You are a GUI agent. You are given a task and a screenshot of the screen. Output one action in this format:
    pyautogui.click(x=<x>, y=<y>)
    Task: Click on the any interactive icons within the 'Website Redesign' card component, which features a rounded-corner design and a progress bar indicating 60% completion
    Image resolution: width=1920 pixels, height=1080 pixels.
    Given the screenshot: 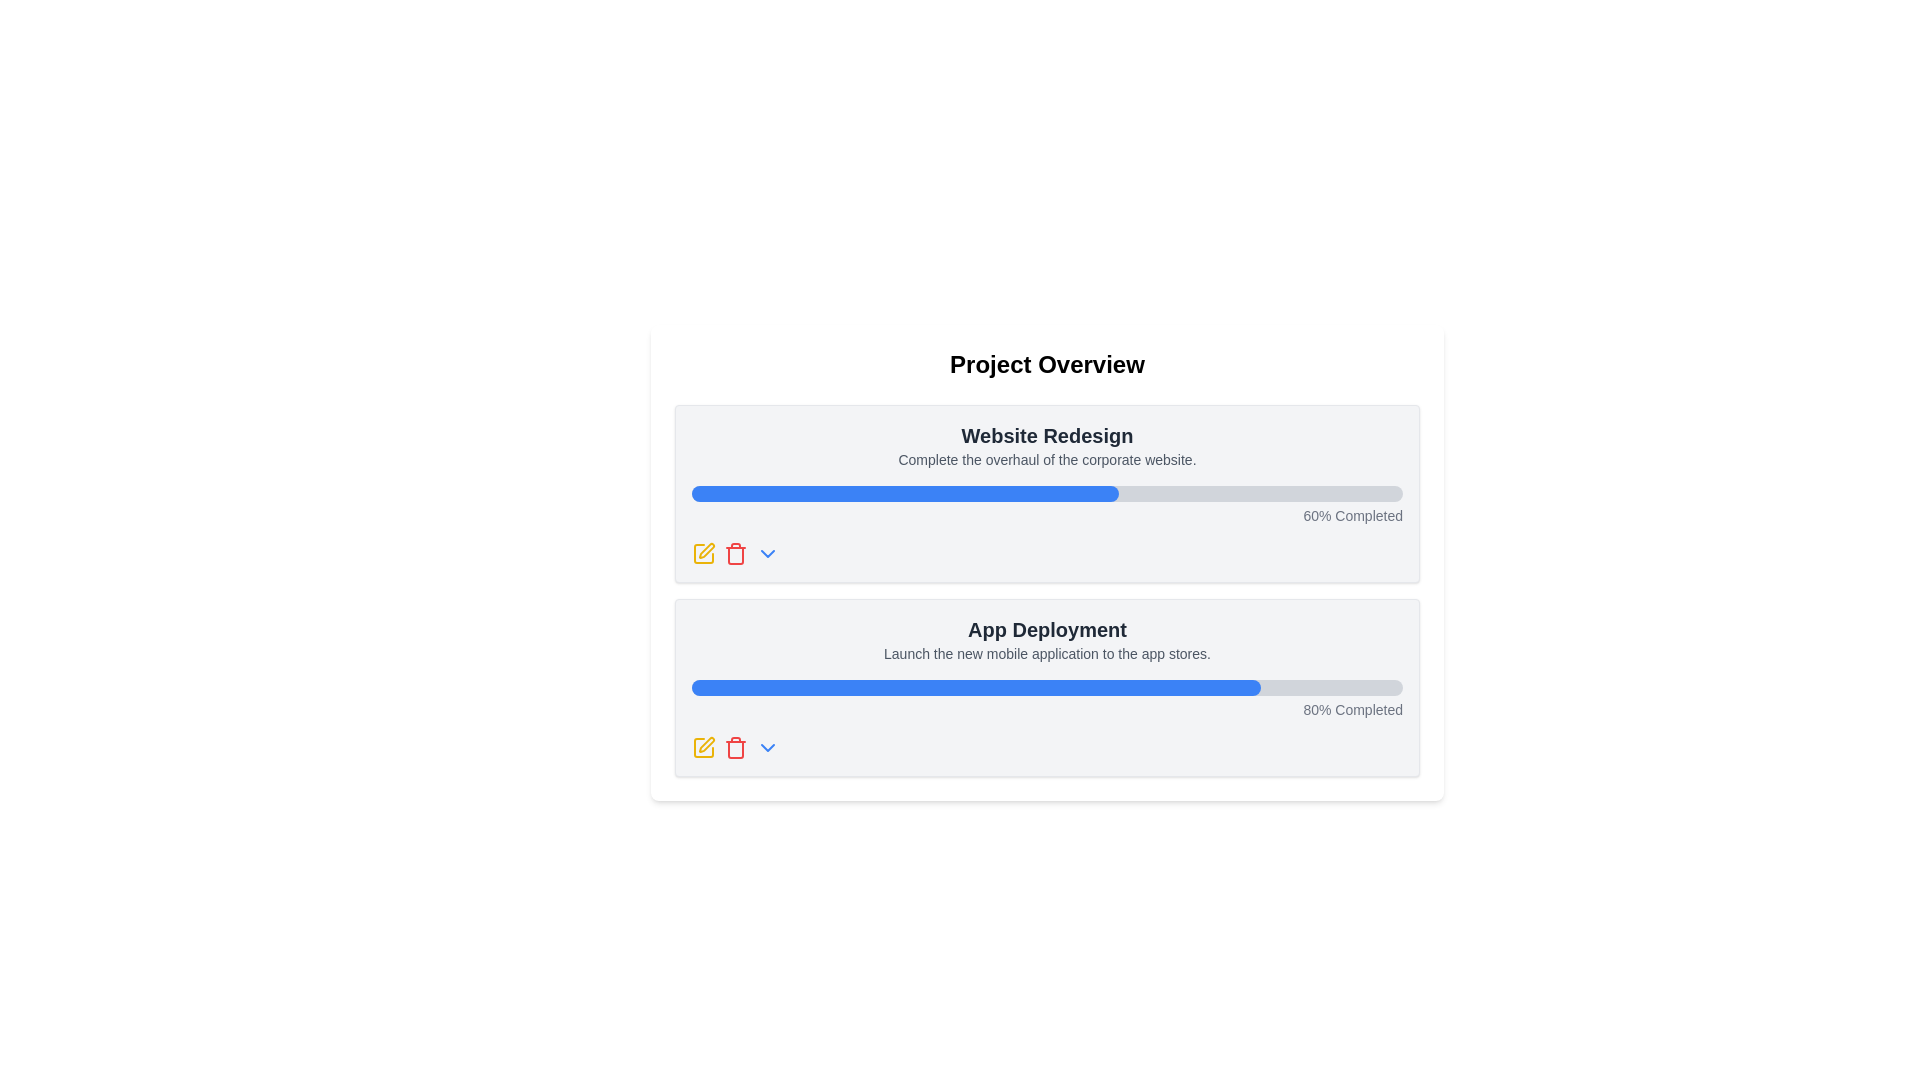 What is the action you would take?
    pyautogui.click(x=1046, y=493)
    